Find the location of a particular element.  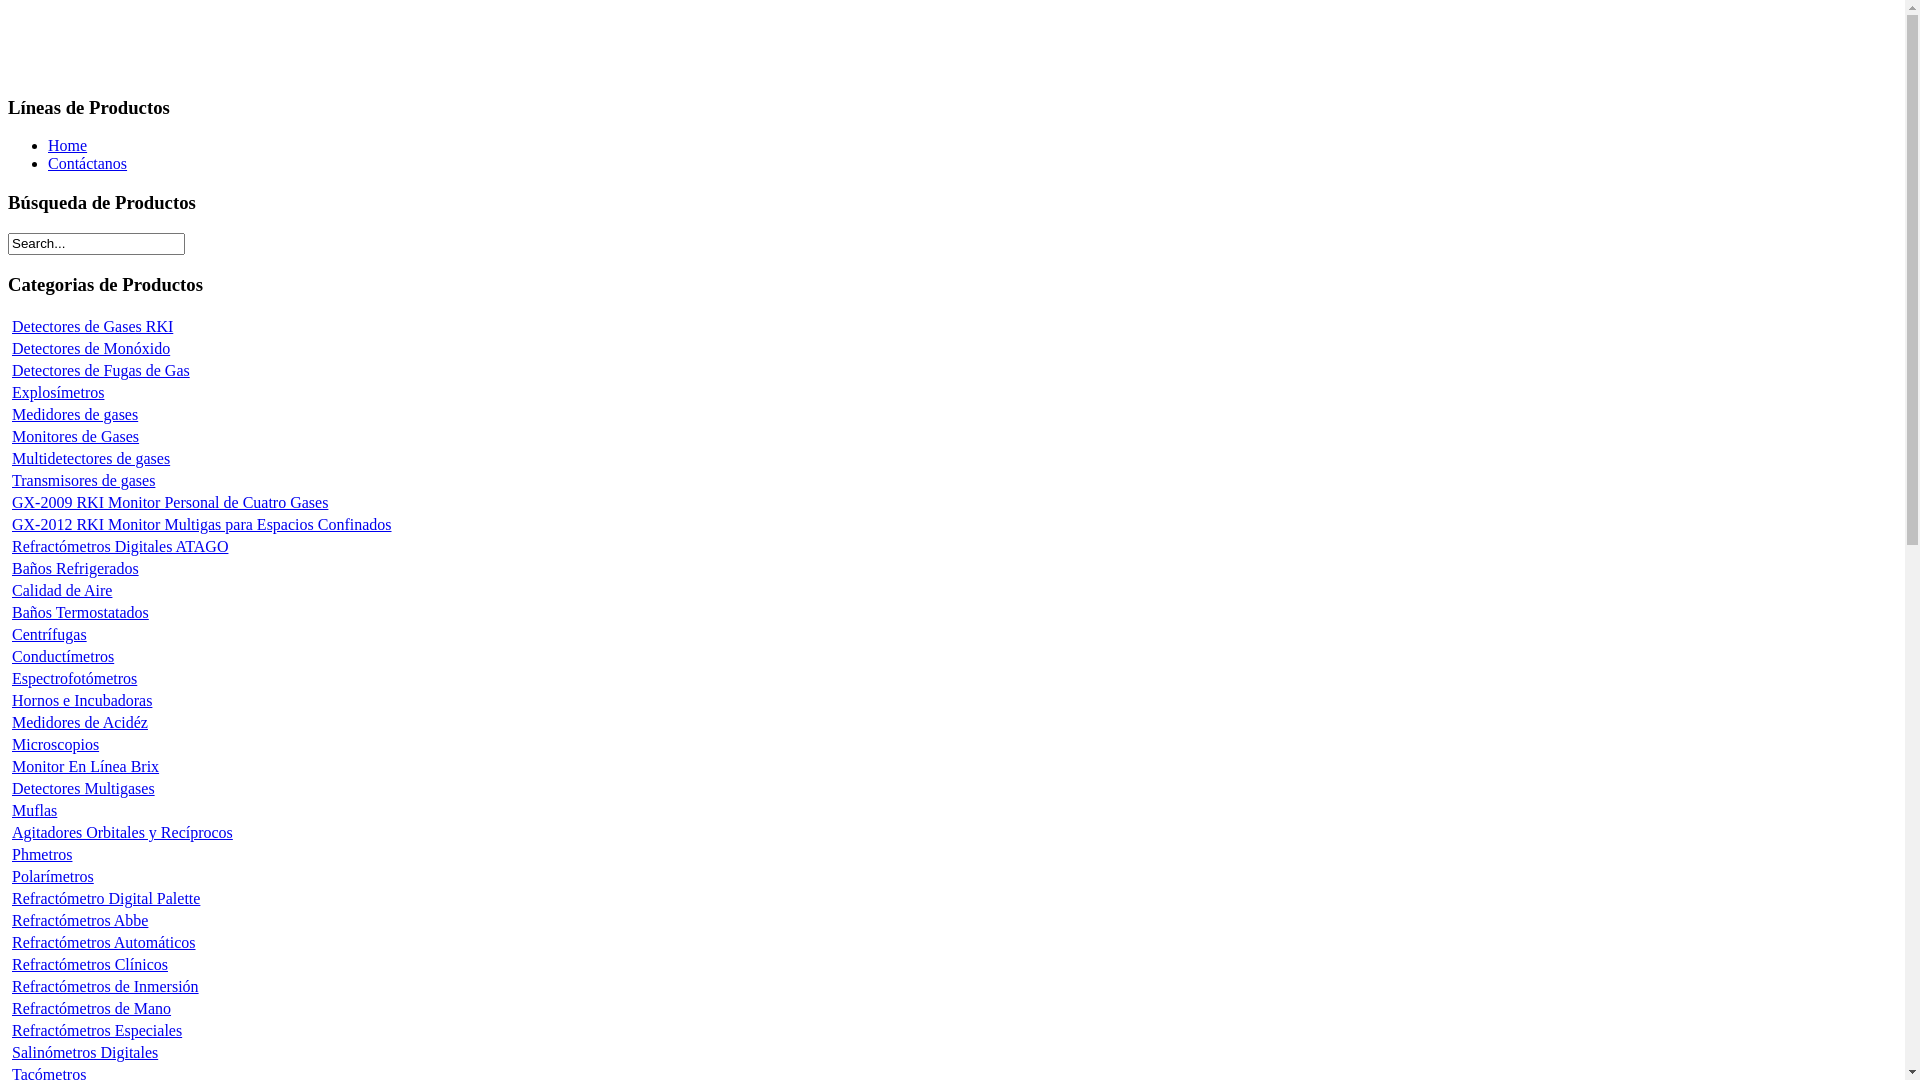

'Detectores de Fugas de Gas' is located at coordinates (99, 370).